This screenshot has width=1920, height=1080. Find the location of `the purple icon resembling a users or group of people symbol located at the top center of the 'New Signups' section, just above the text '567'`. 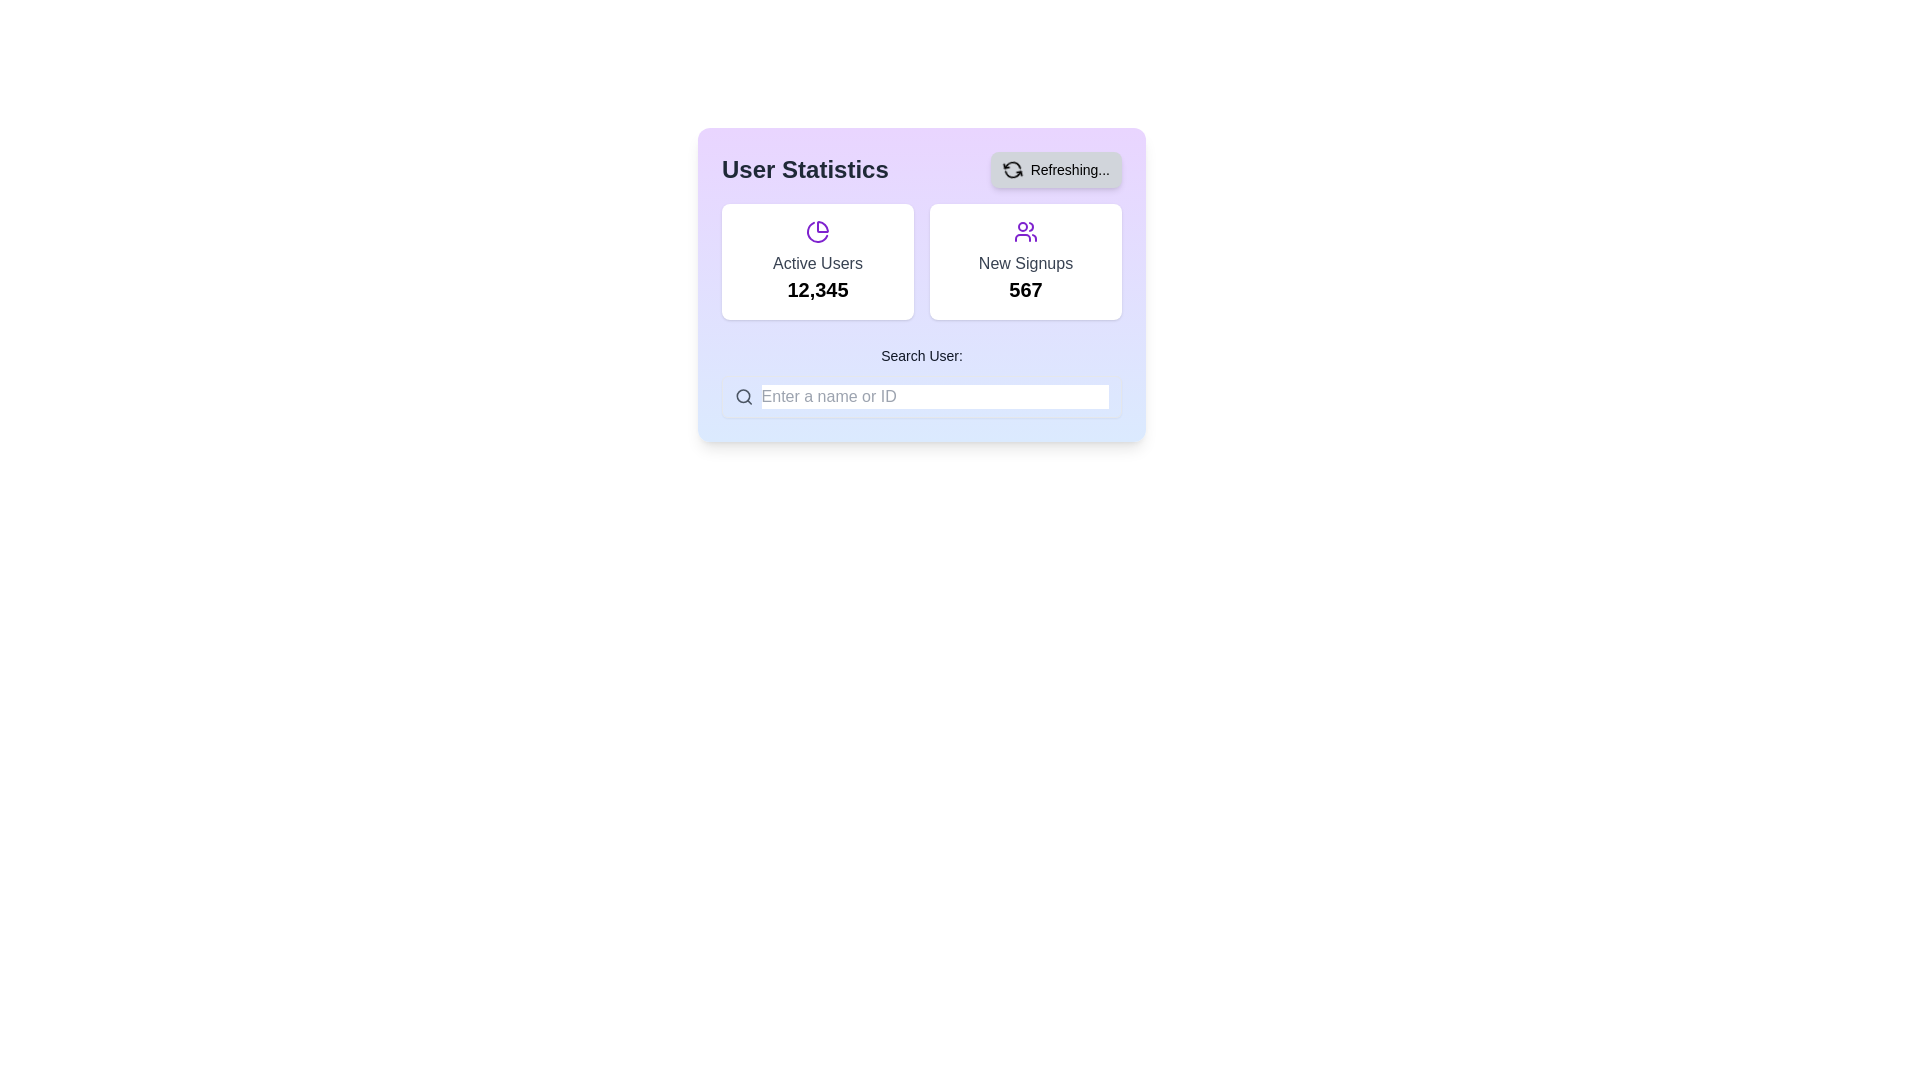

the purple icon resembling a users or group of people symbol located at the top center of the 'New Signups' section, just above the text '567' is located at coordinates (1026, 230).